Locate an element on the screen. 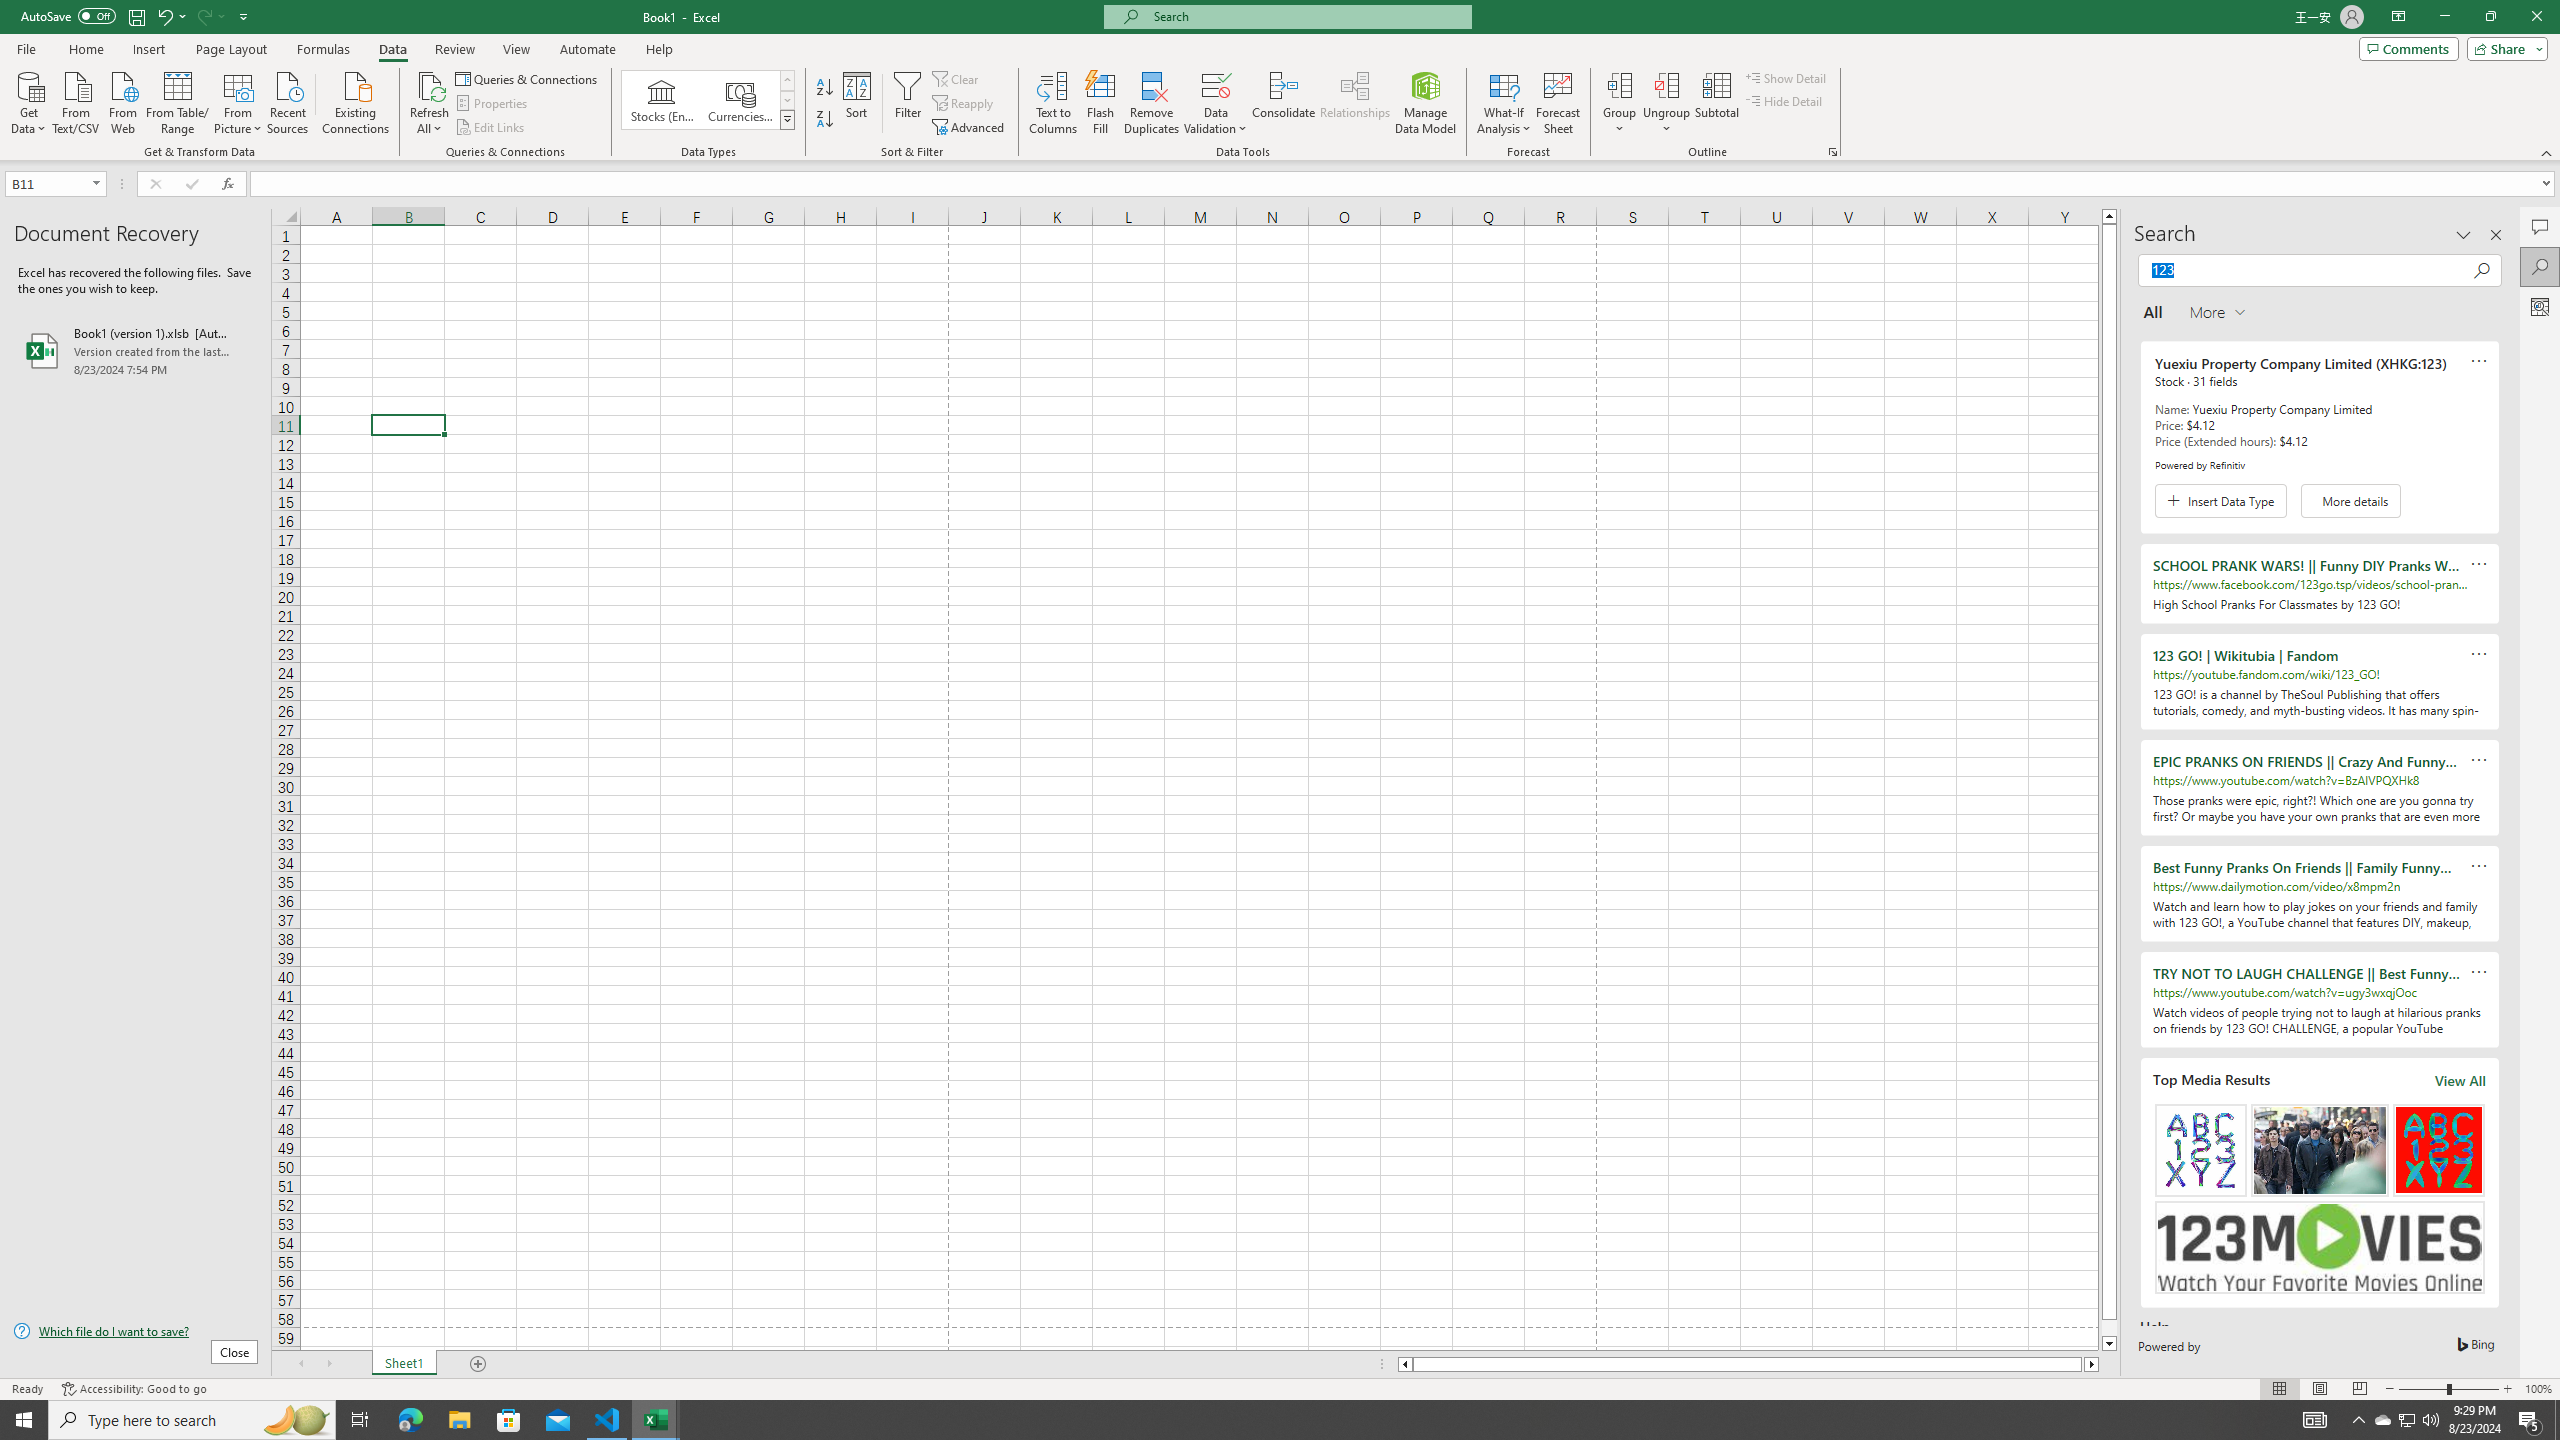 The height and width of the screenshot is (1440, 2560). 'Help' is located at coordinates (659, 49).